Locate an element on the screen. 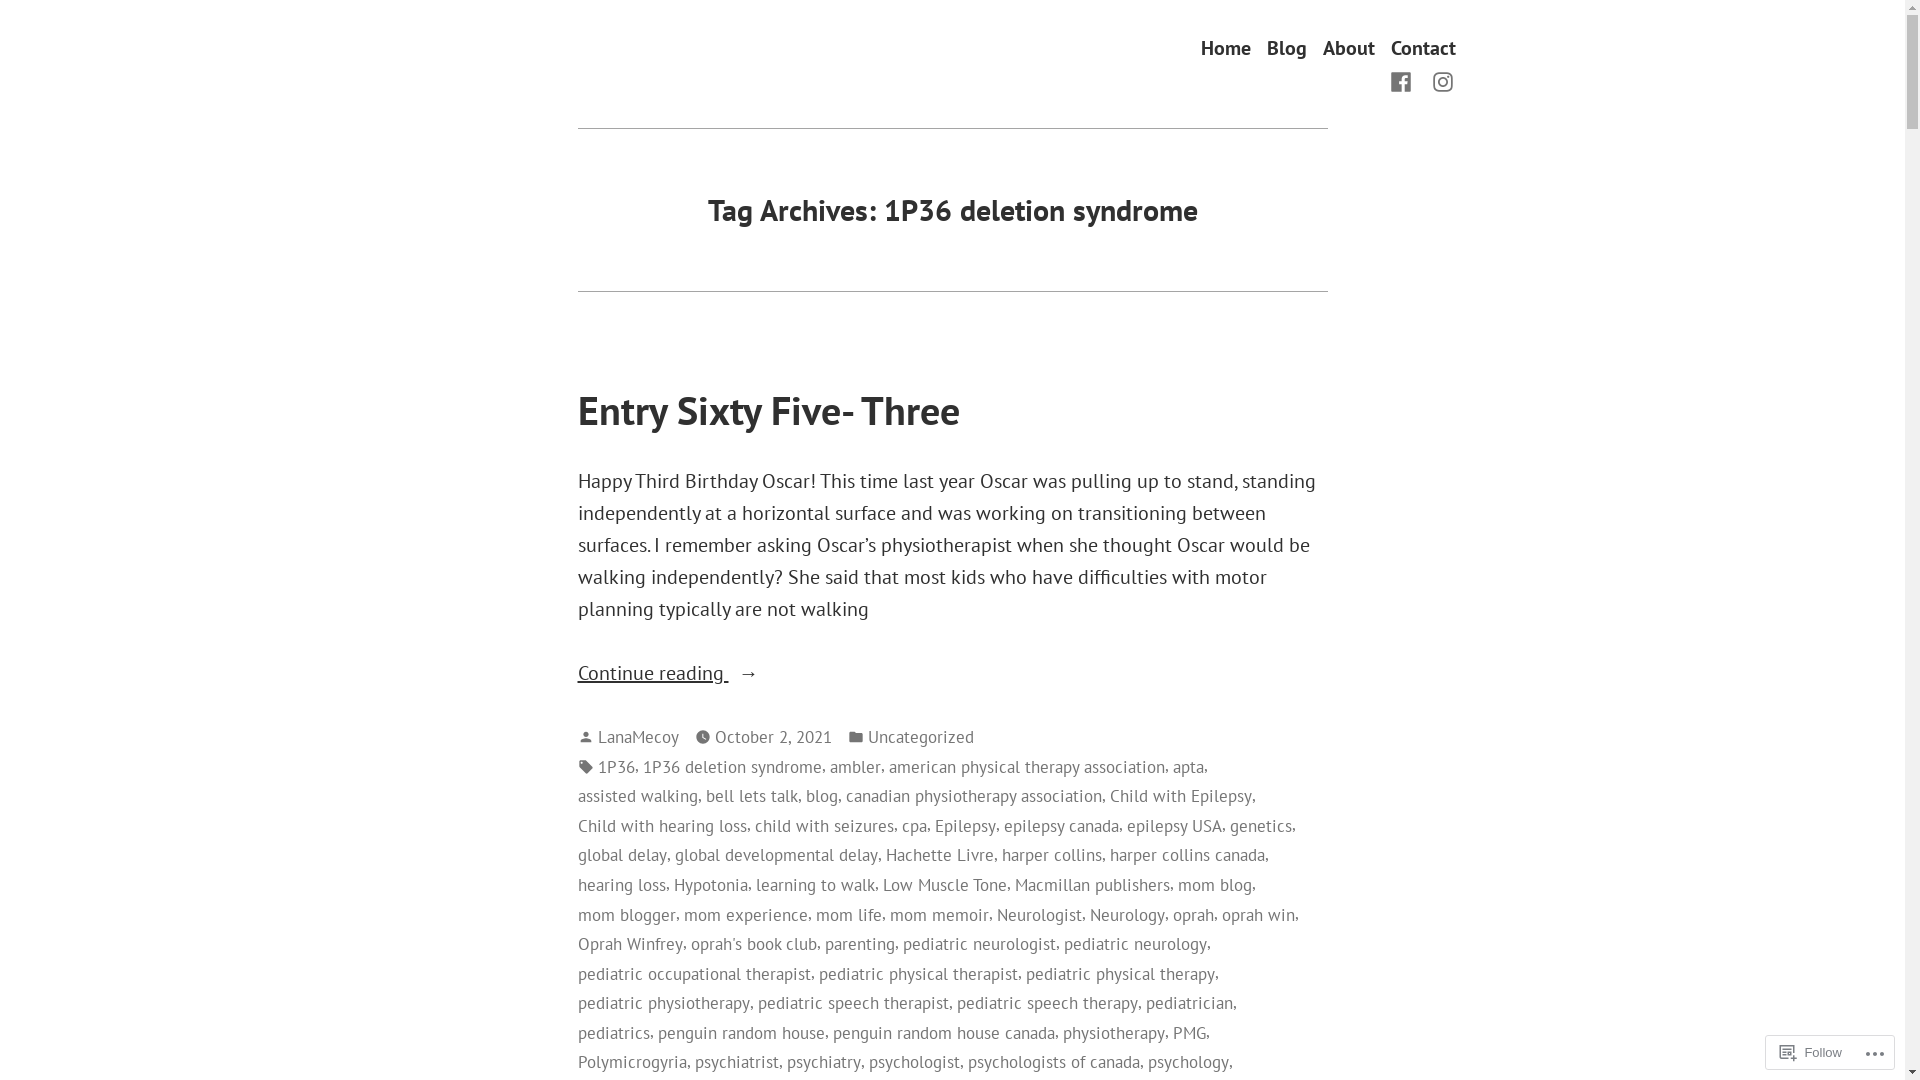 The height and width of the screenshot is (1080, 1920). 'penguin random house canada' is located at coordinates (941, 1033).